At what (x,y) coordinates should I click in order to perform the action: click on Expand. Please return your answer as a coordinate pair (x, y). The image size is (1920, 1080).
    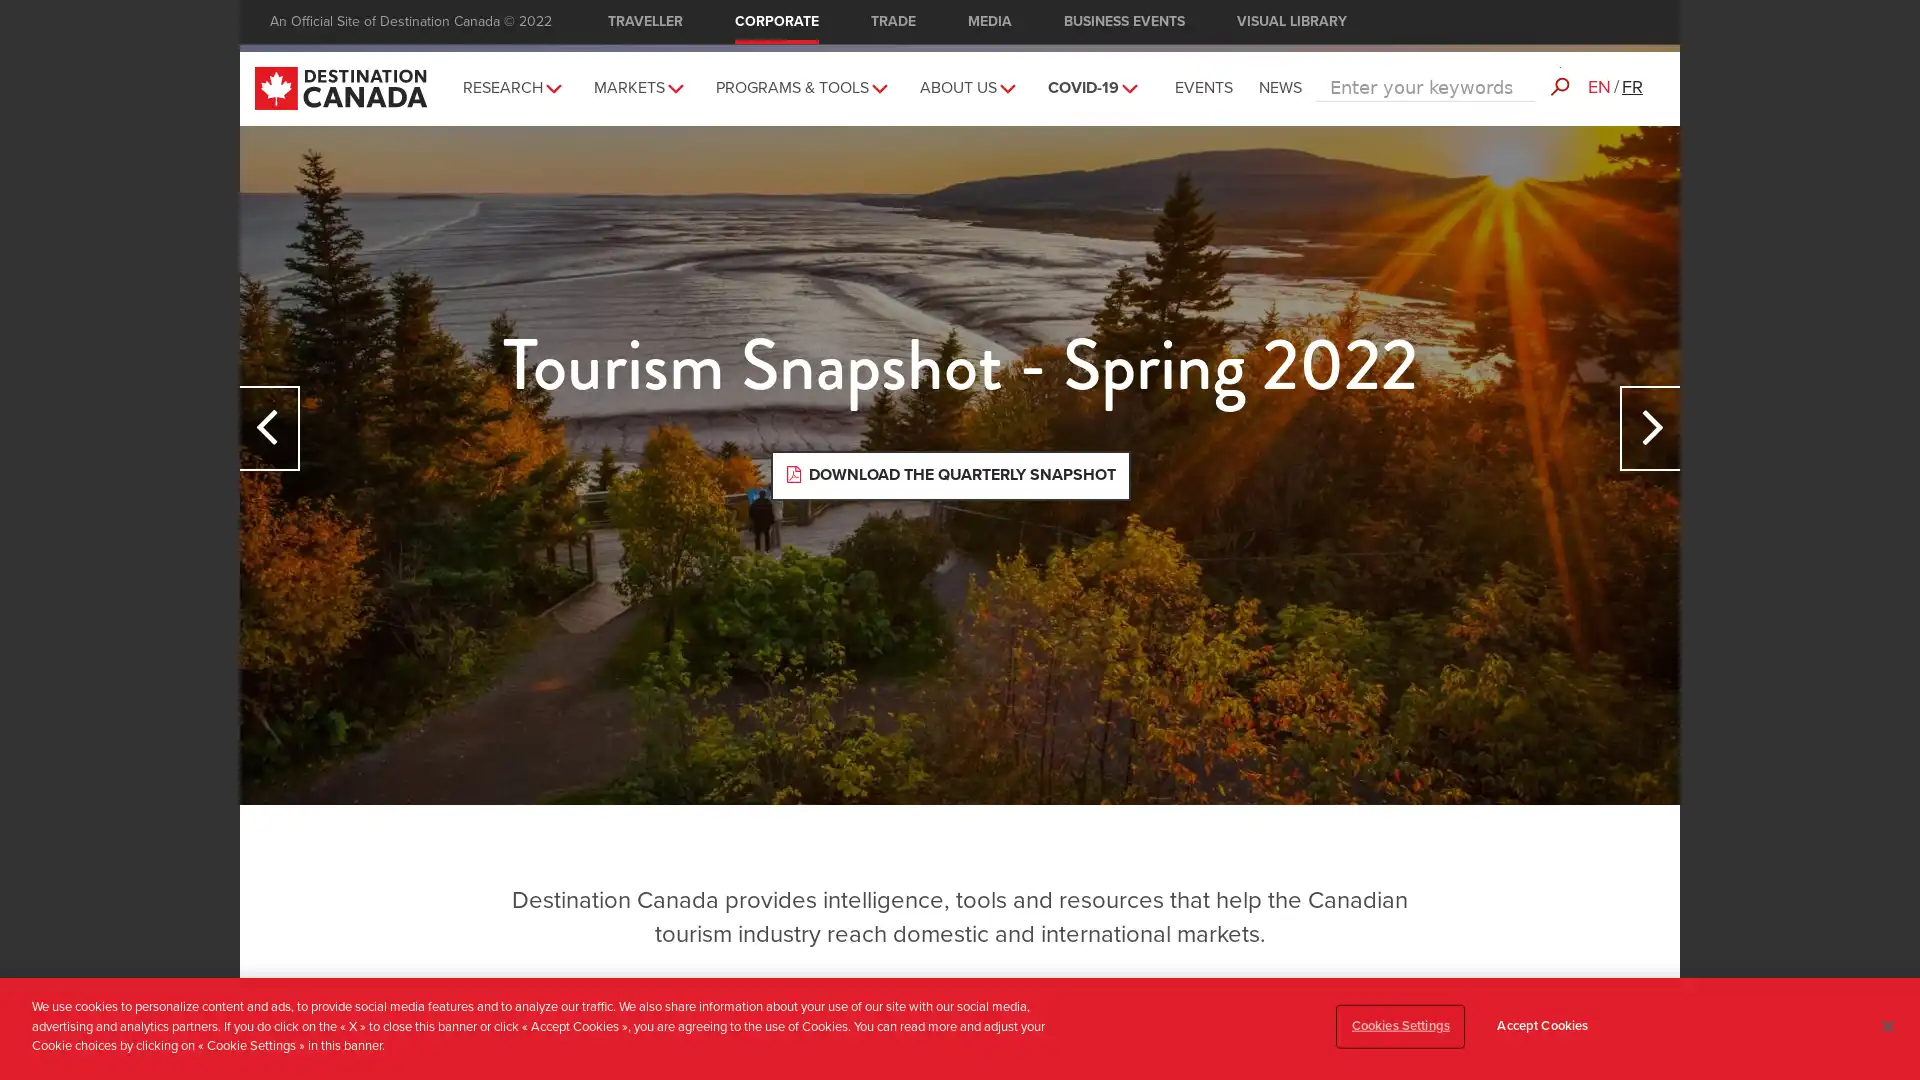
    Looking at the image, I should click on (671, 80).